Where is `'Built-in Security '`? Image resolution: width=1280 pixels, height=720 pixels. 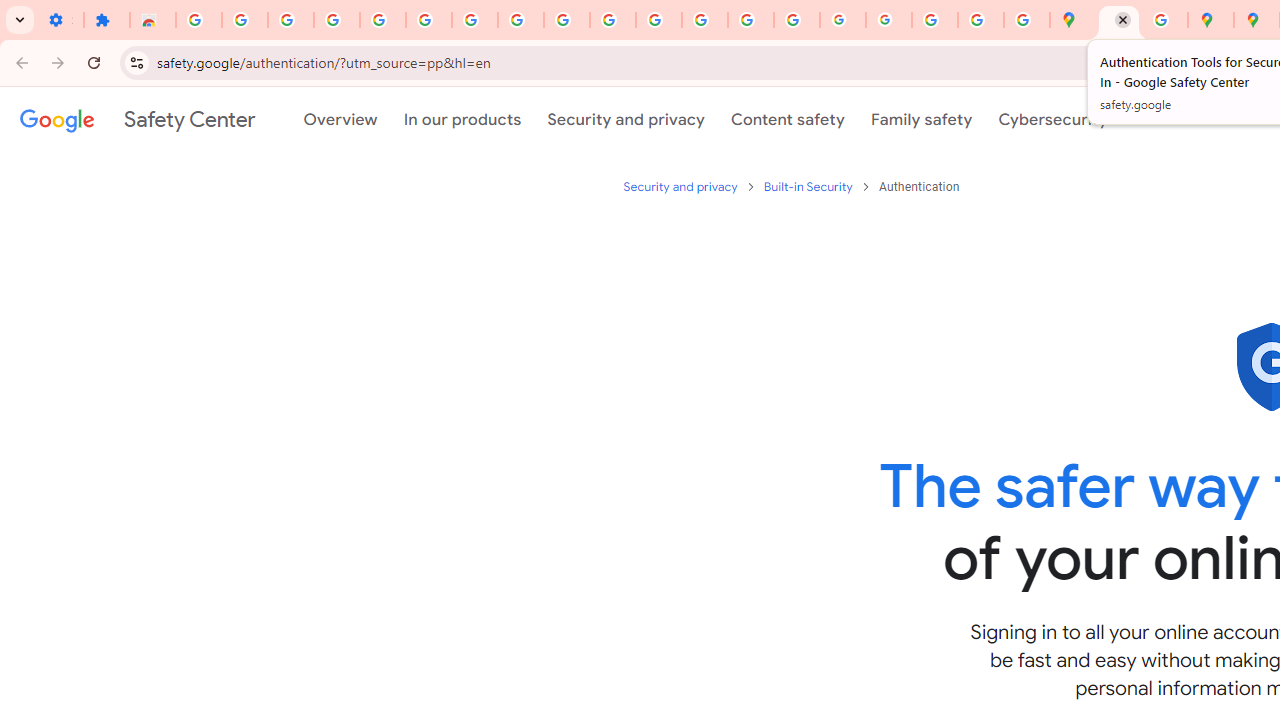 'Built-in Security ' is located at coordinates (809, 186).